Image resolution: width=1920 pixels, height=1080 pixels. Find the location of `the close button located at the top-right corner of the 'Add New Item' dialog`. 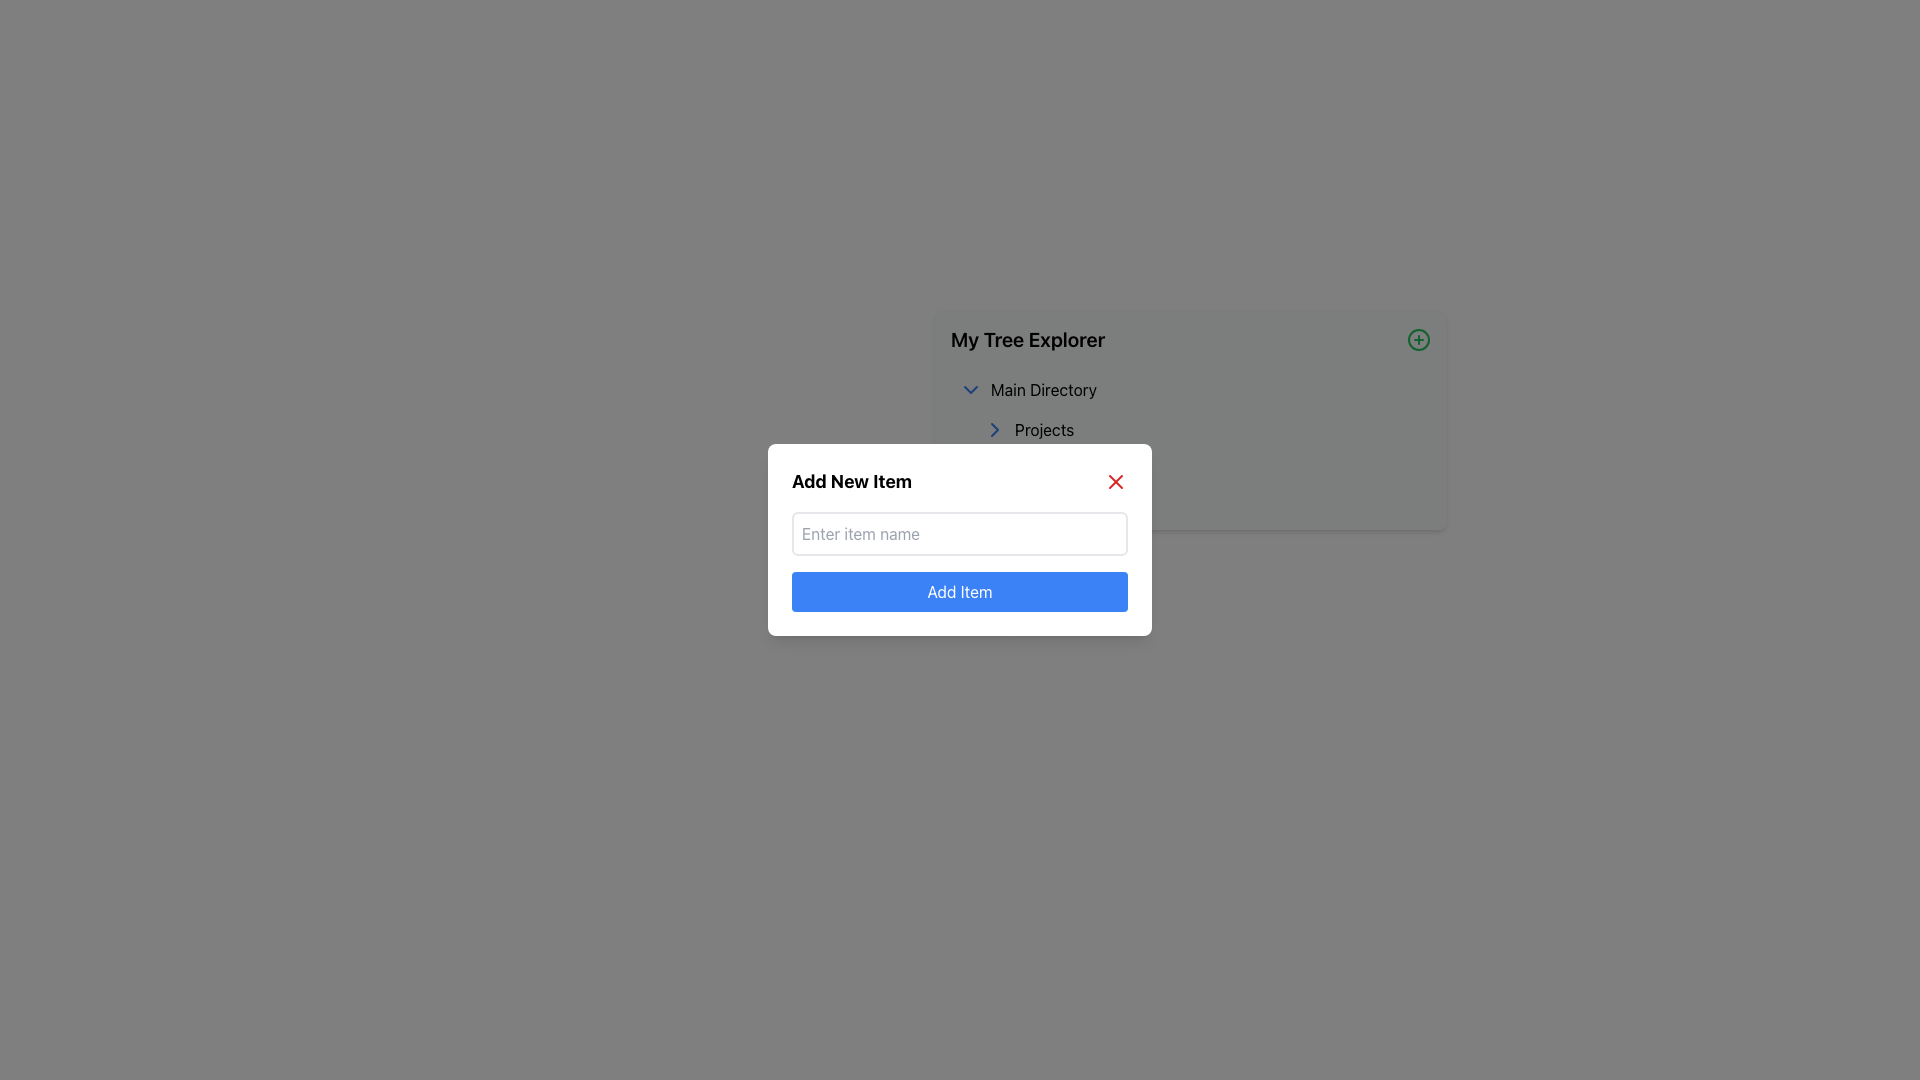

the close button located at the top-right corner of the 'Add New Item' dialog is located at coordinates (1115, 482).